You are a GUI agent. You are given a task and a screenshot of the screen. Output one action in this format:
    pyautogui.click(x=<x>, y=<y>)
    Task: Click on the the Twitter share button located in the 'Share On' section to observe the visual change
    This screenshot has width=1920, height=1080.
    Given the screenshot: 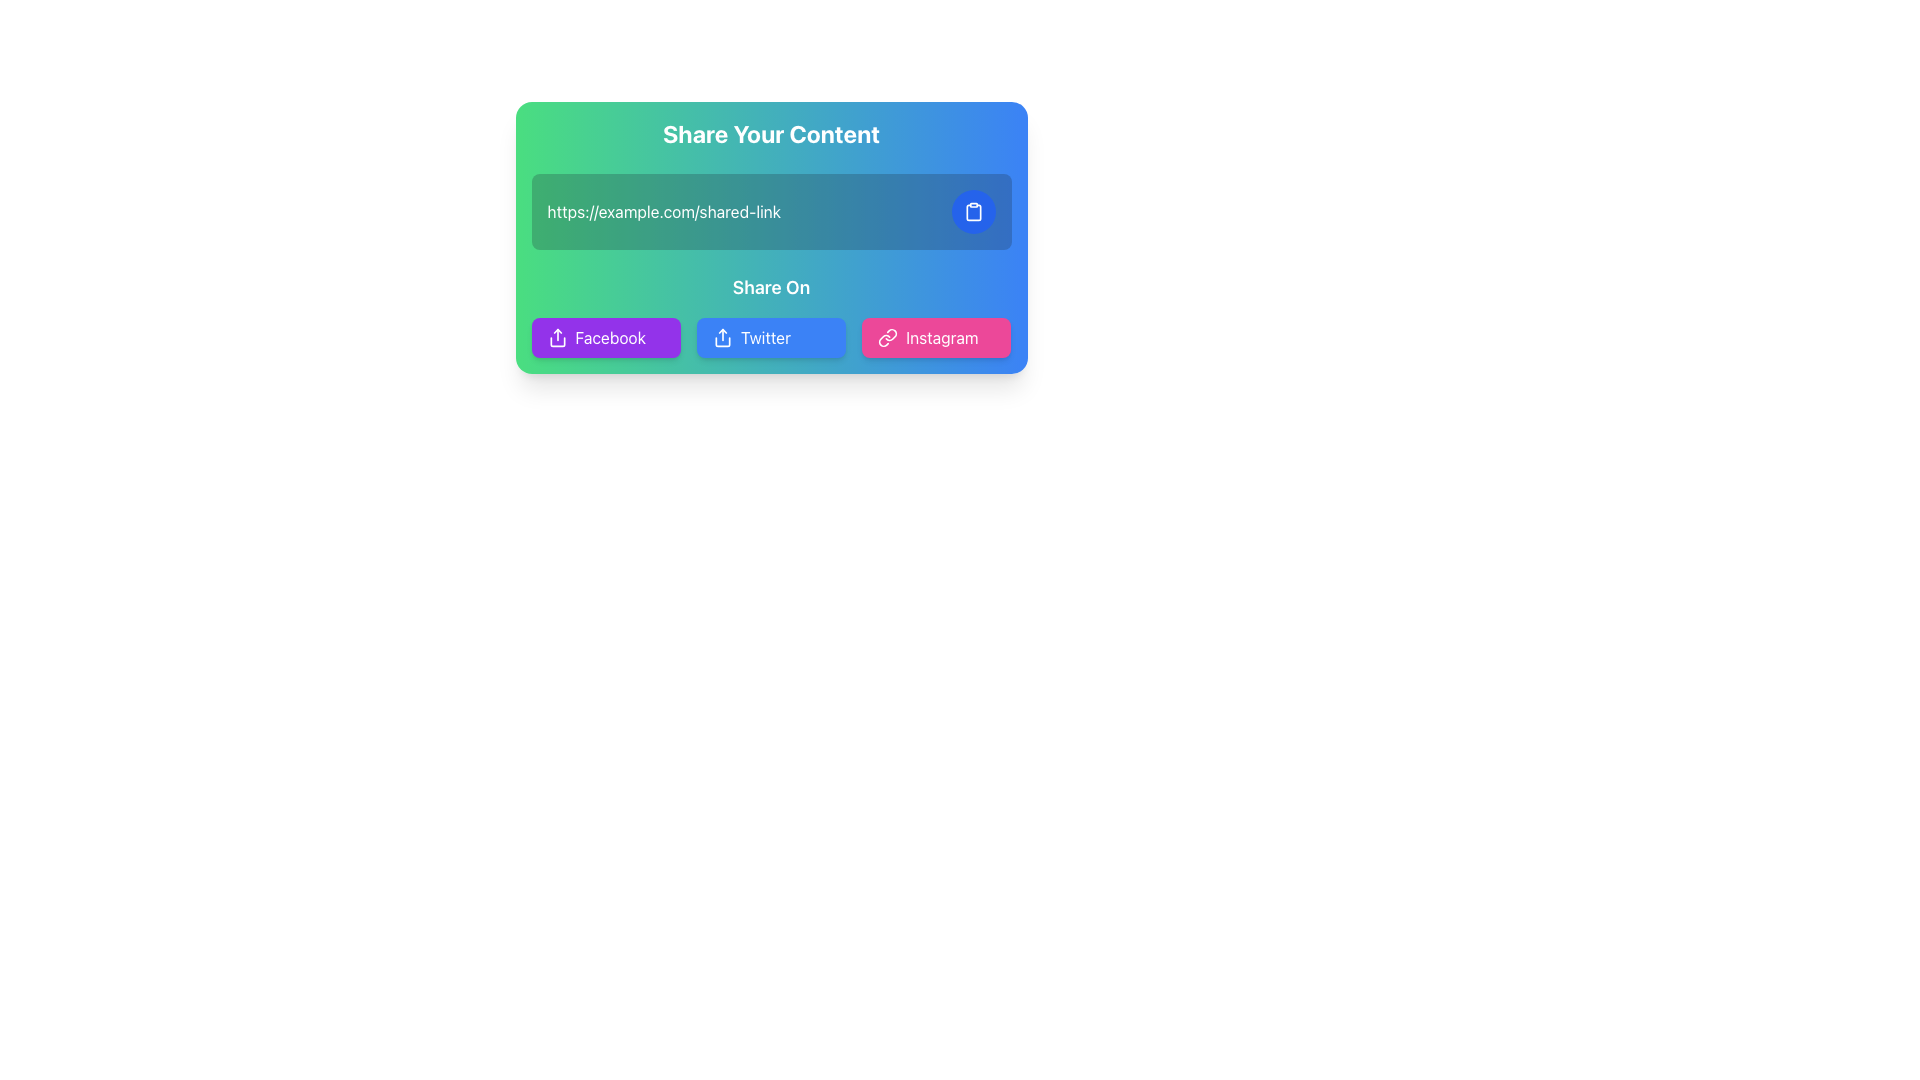 What is the action you would take?
    pyautogui.click(x=770, y=337)
    